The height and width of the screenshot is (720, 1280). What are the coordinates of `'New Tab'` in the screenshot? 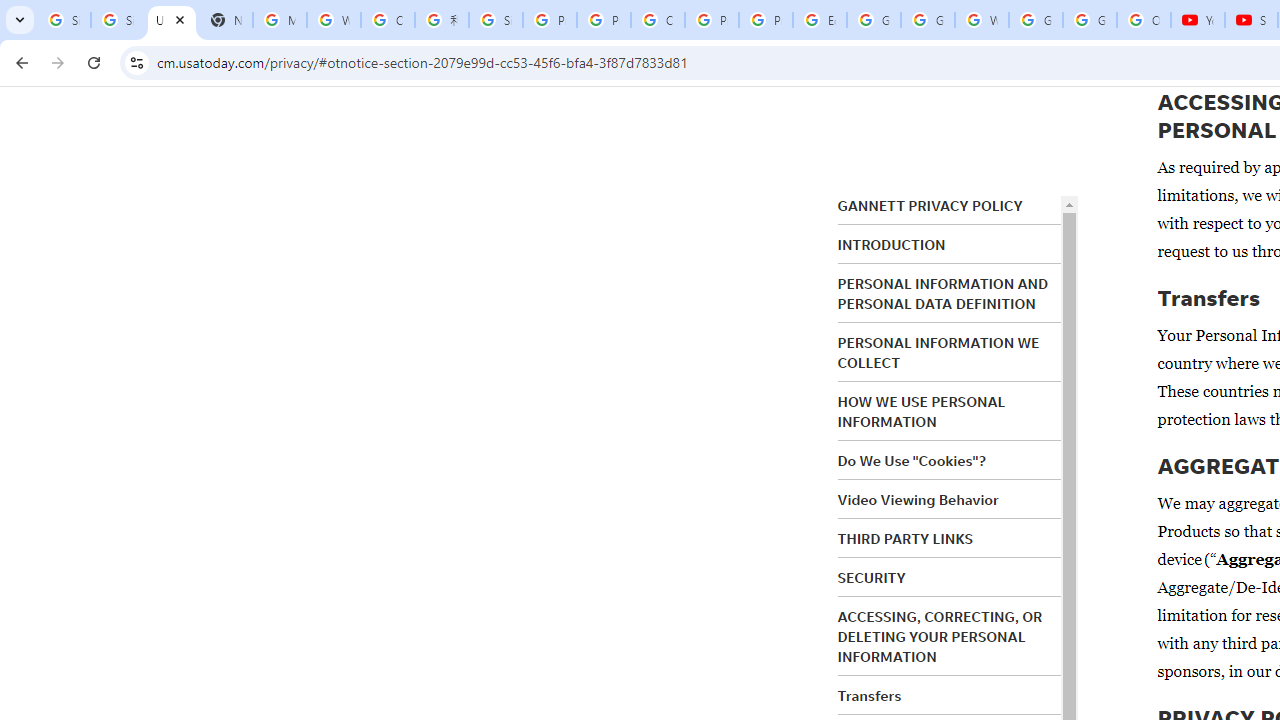 It's located at (225, 20).